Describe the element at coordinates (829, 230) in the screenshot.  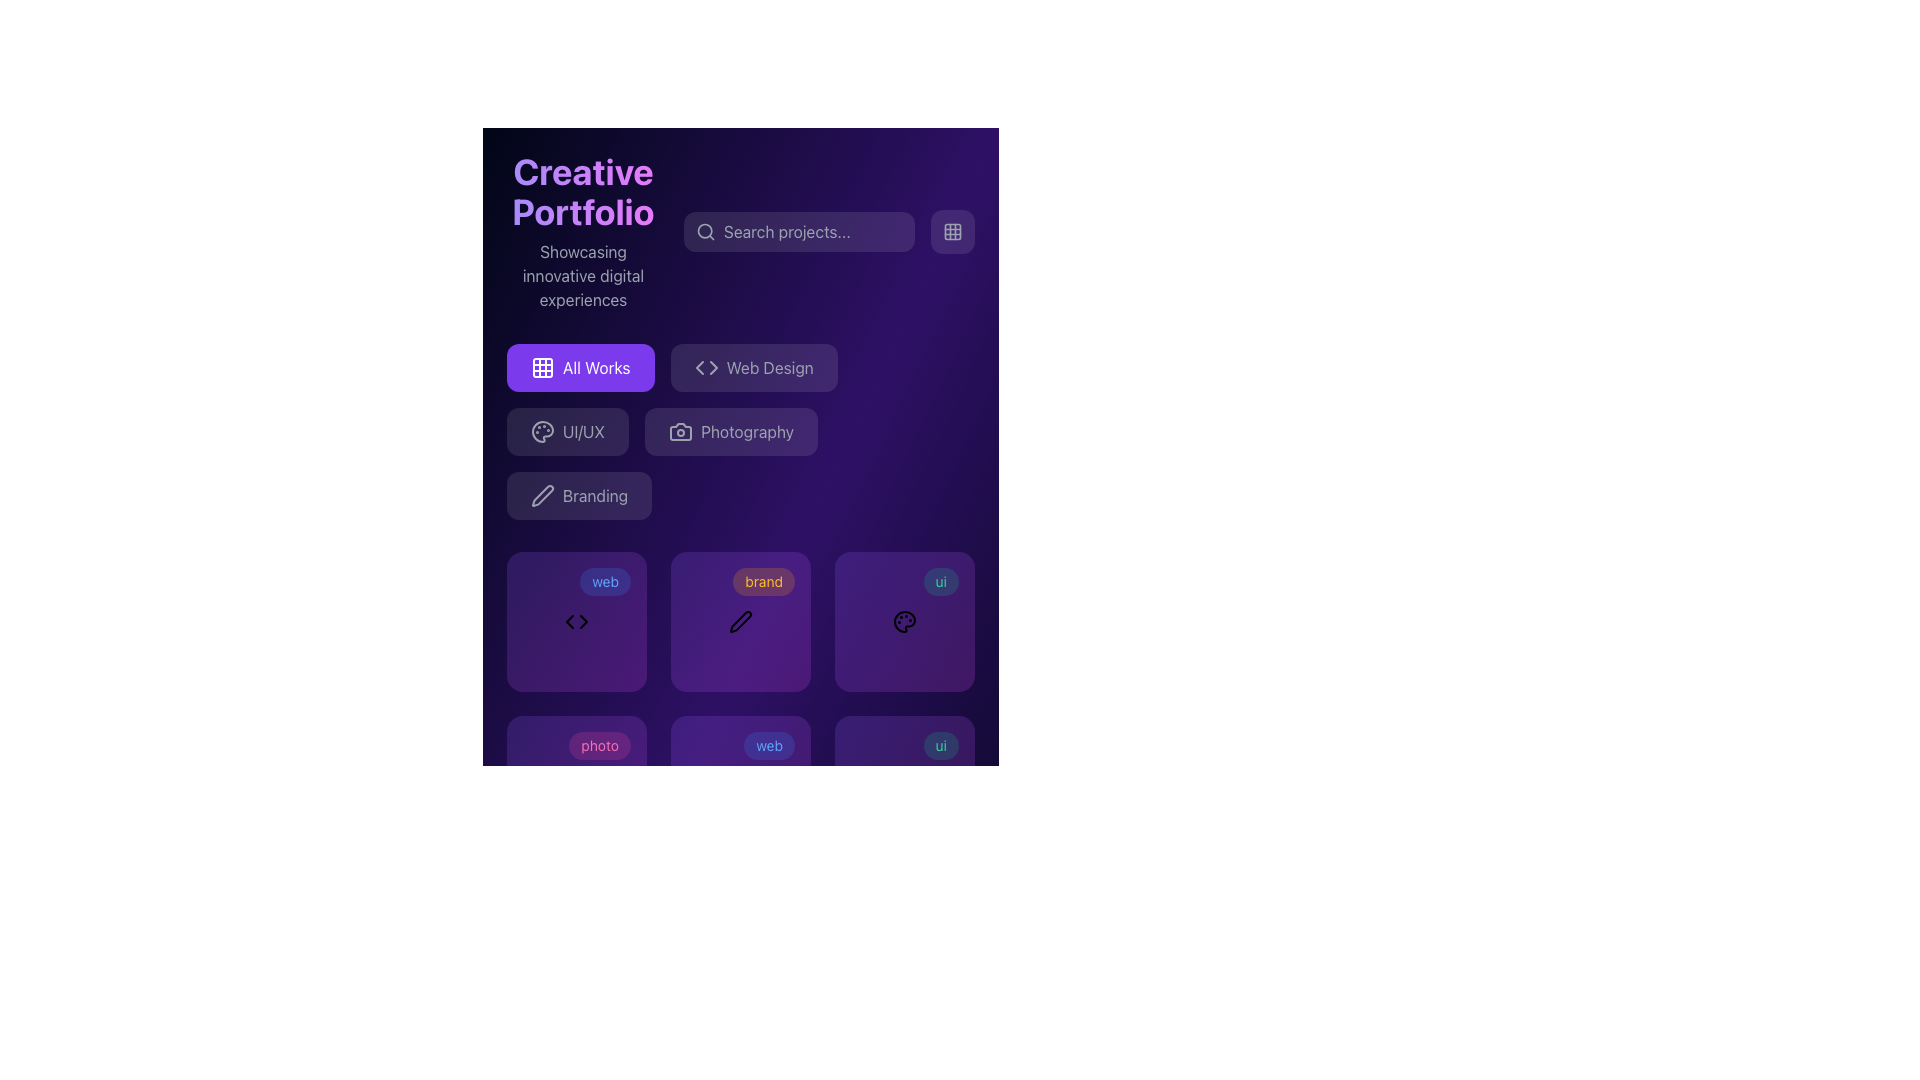
I see `the search input field in the Input Group (Search Bar and Button)` at that location.